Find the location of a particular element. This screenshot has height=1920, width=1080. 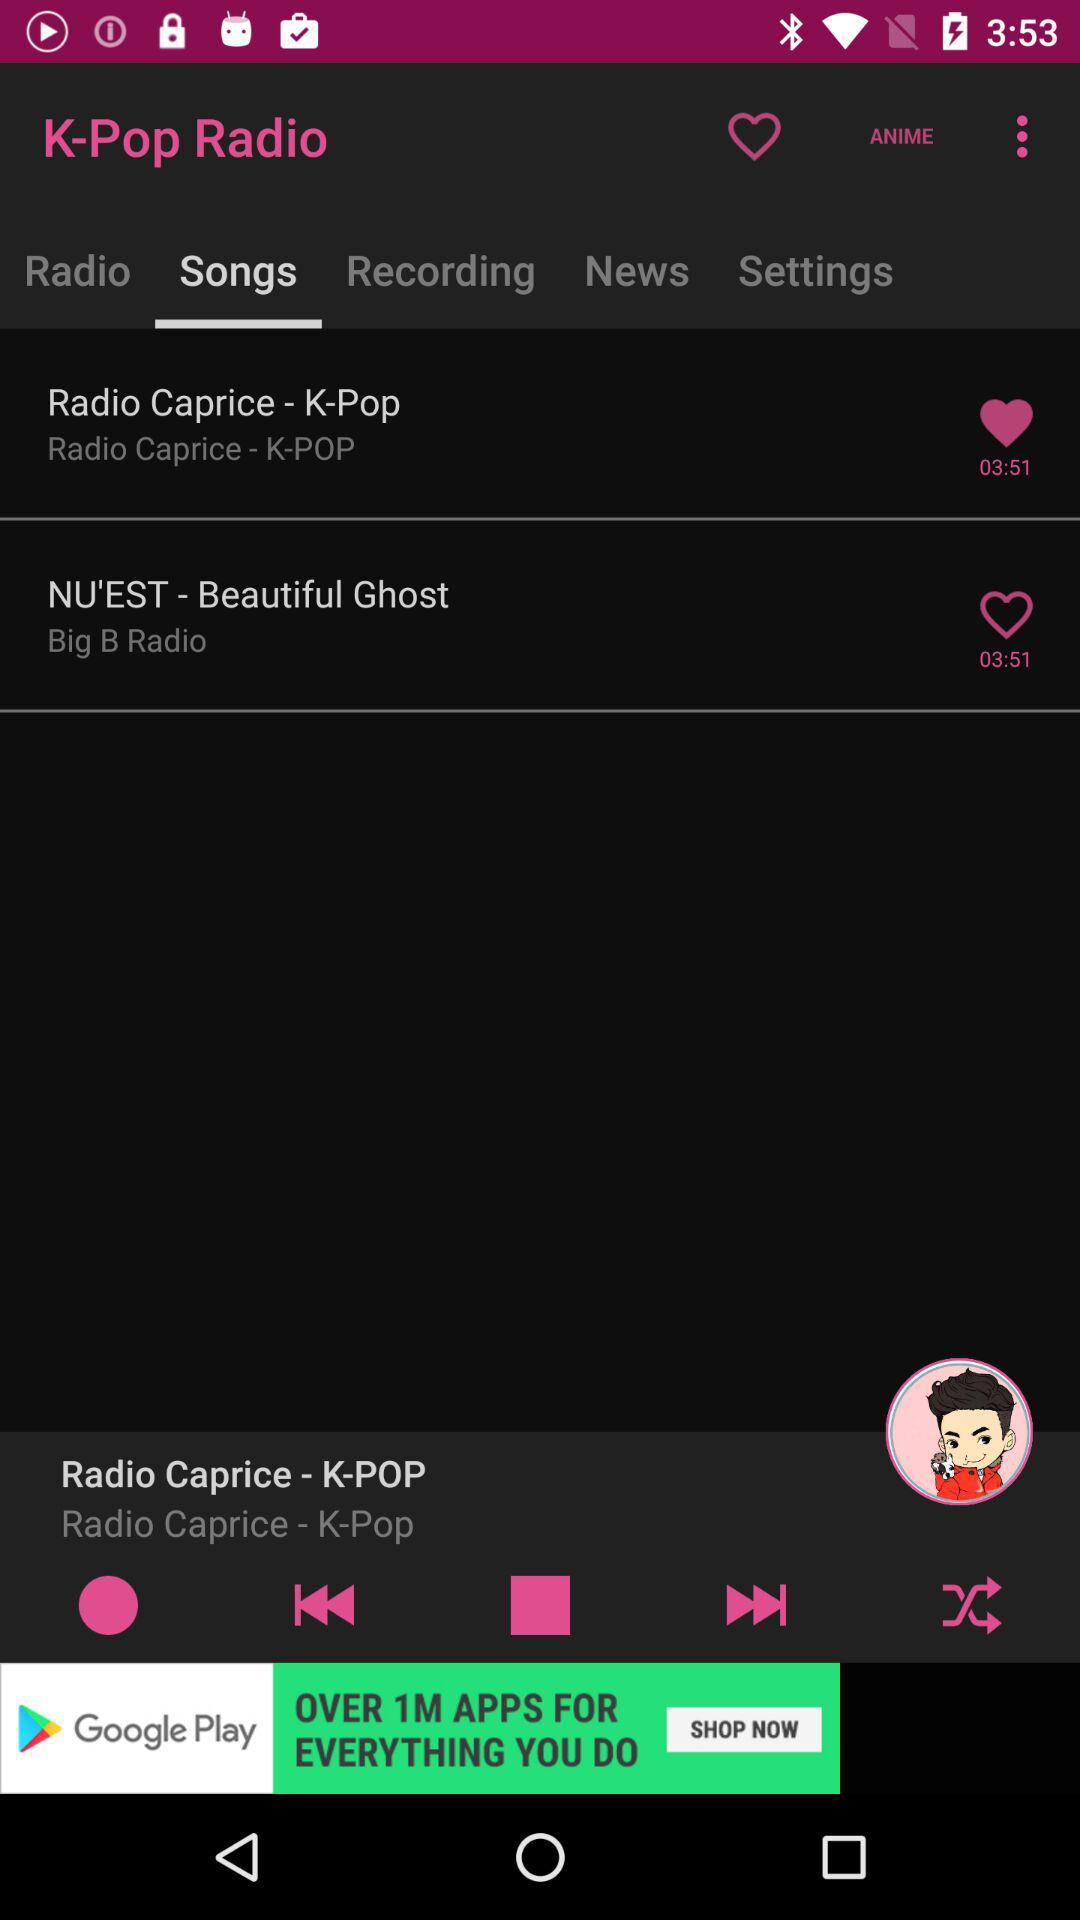

three vertical dots at top right corner is located at coordinates (1027, 136).